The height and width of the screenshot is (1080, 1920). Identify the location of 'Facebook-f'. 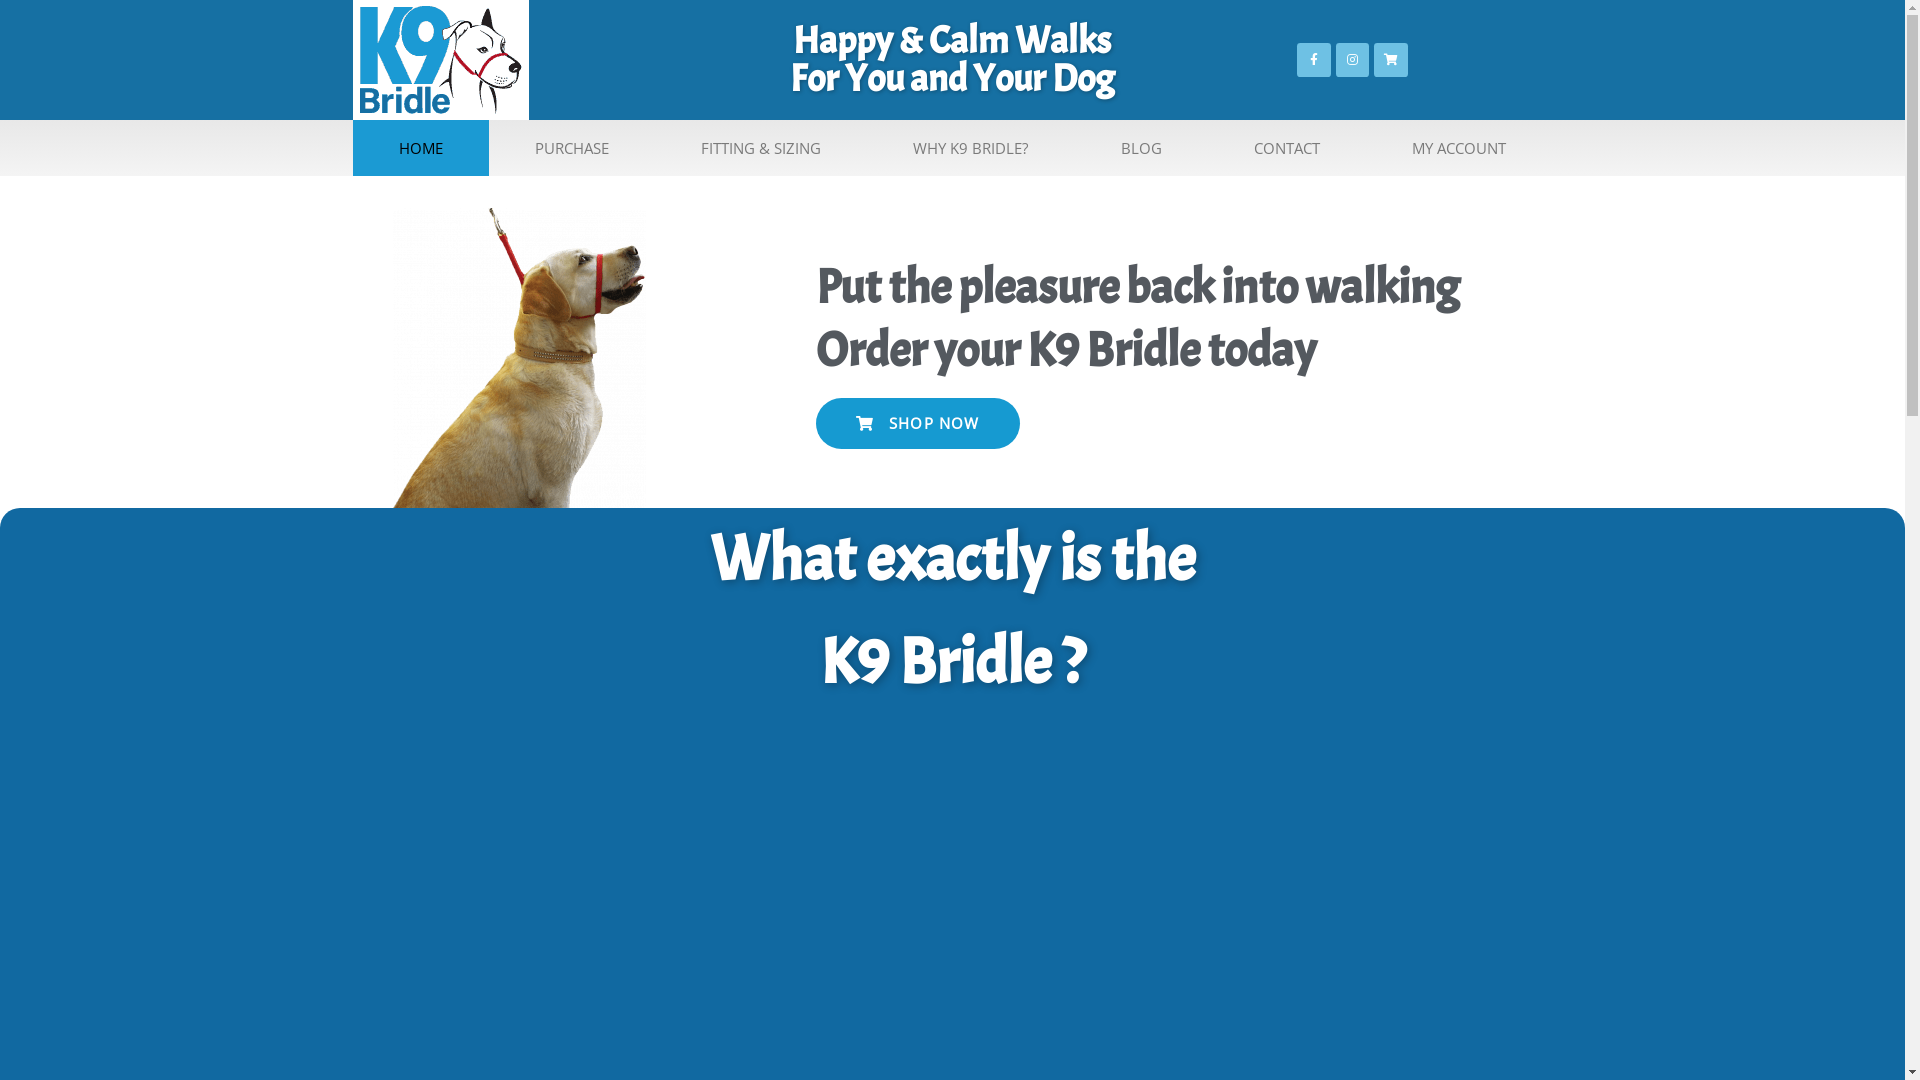
(1314, 59).